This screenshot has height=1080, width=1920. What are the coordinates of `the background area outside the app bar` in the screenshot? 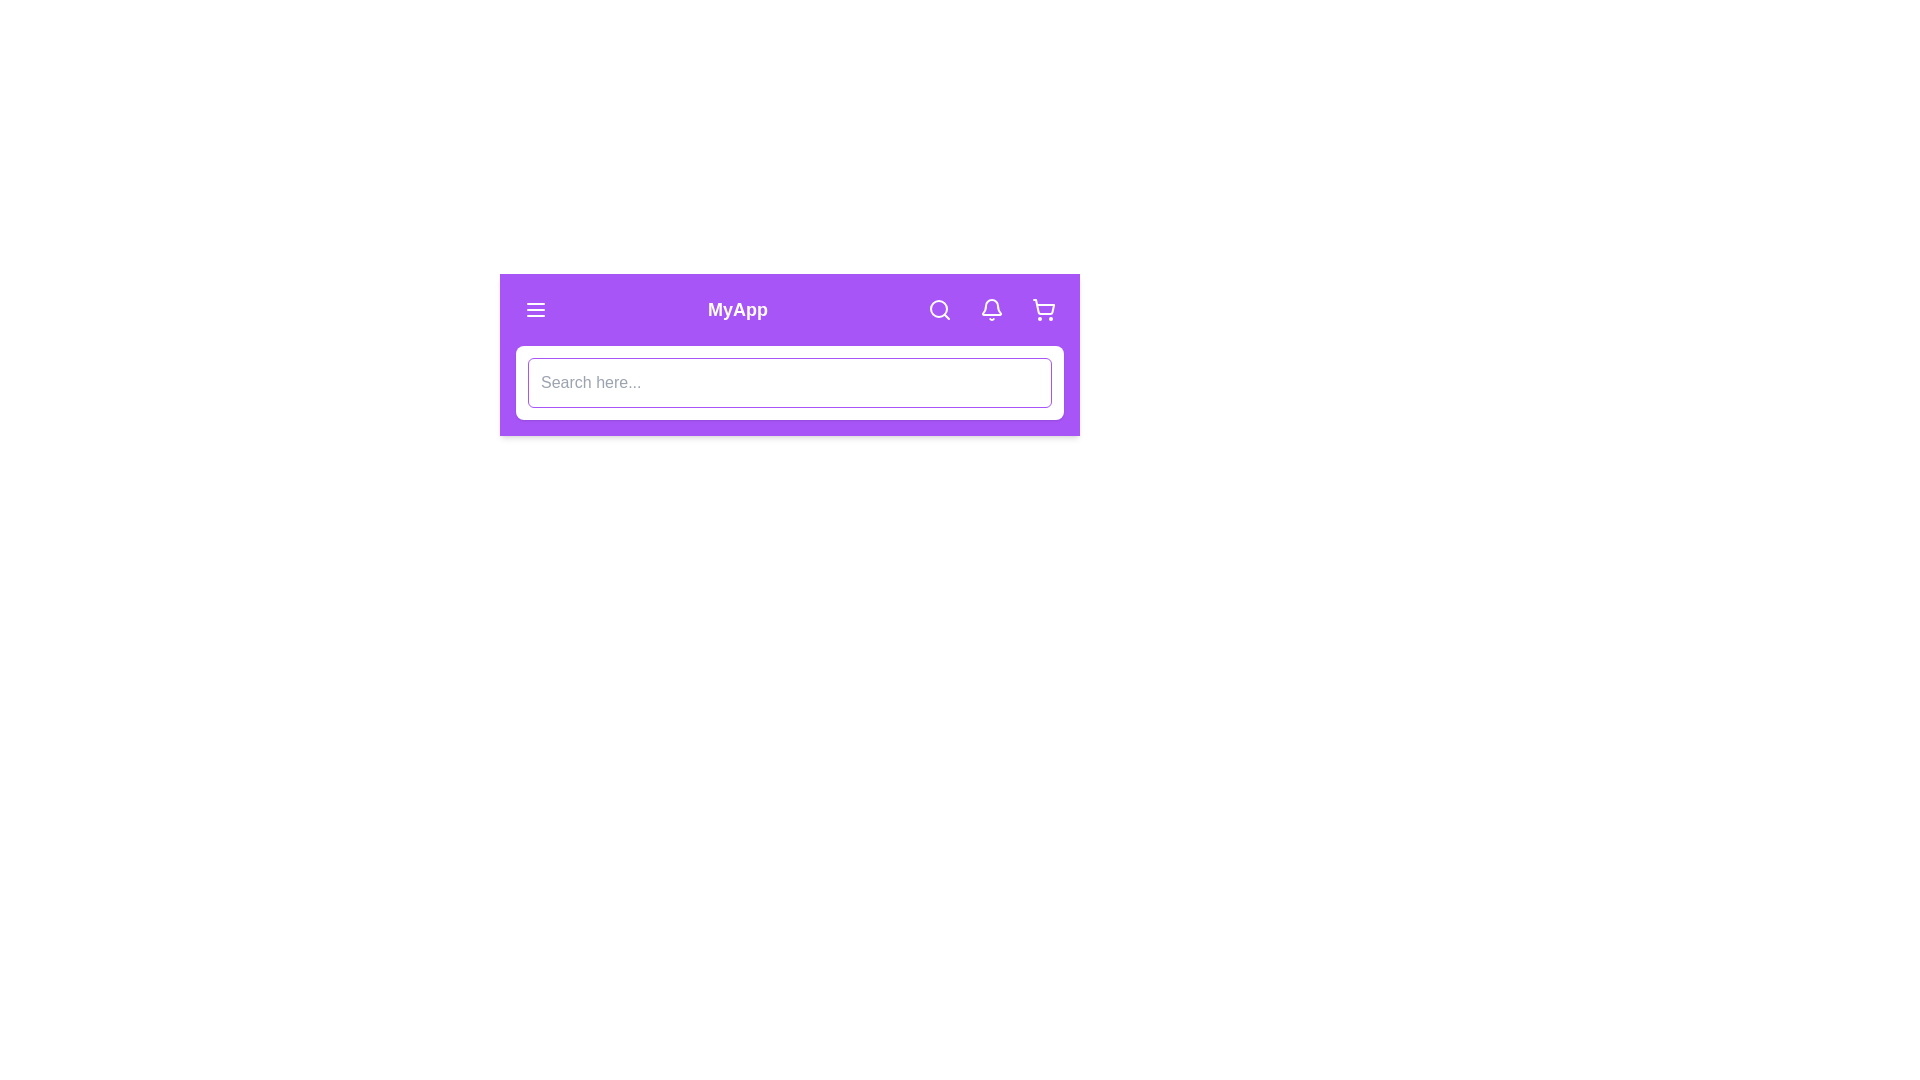 It's located at (99, 100).